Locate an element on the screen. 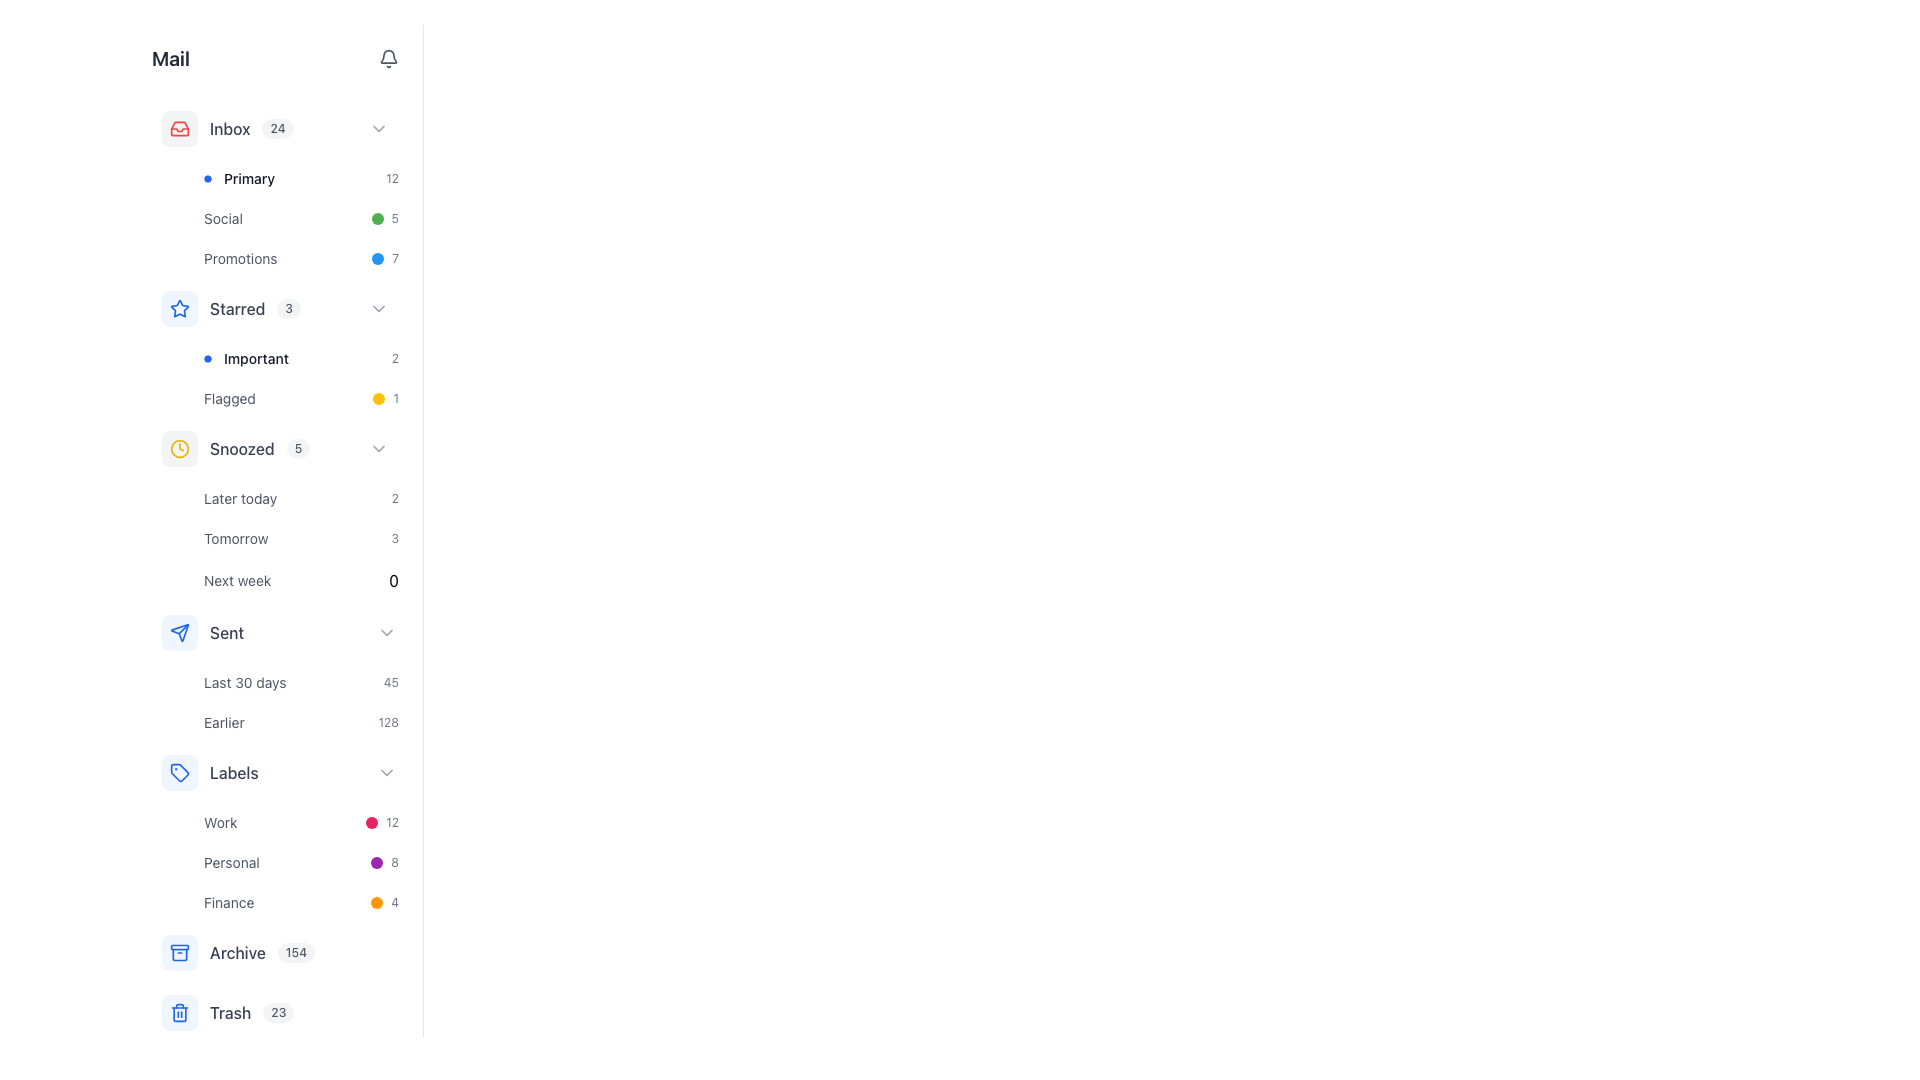 The width and height of the screenshot is (1920, 1080). the small circular pink icon located to the left of the numeric text label '12' in the 'Work' section of the vertical list of items is located at coordinates (372, 822).